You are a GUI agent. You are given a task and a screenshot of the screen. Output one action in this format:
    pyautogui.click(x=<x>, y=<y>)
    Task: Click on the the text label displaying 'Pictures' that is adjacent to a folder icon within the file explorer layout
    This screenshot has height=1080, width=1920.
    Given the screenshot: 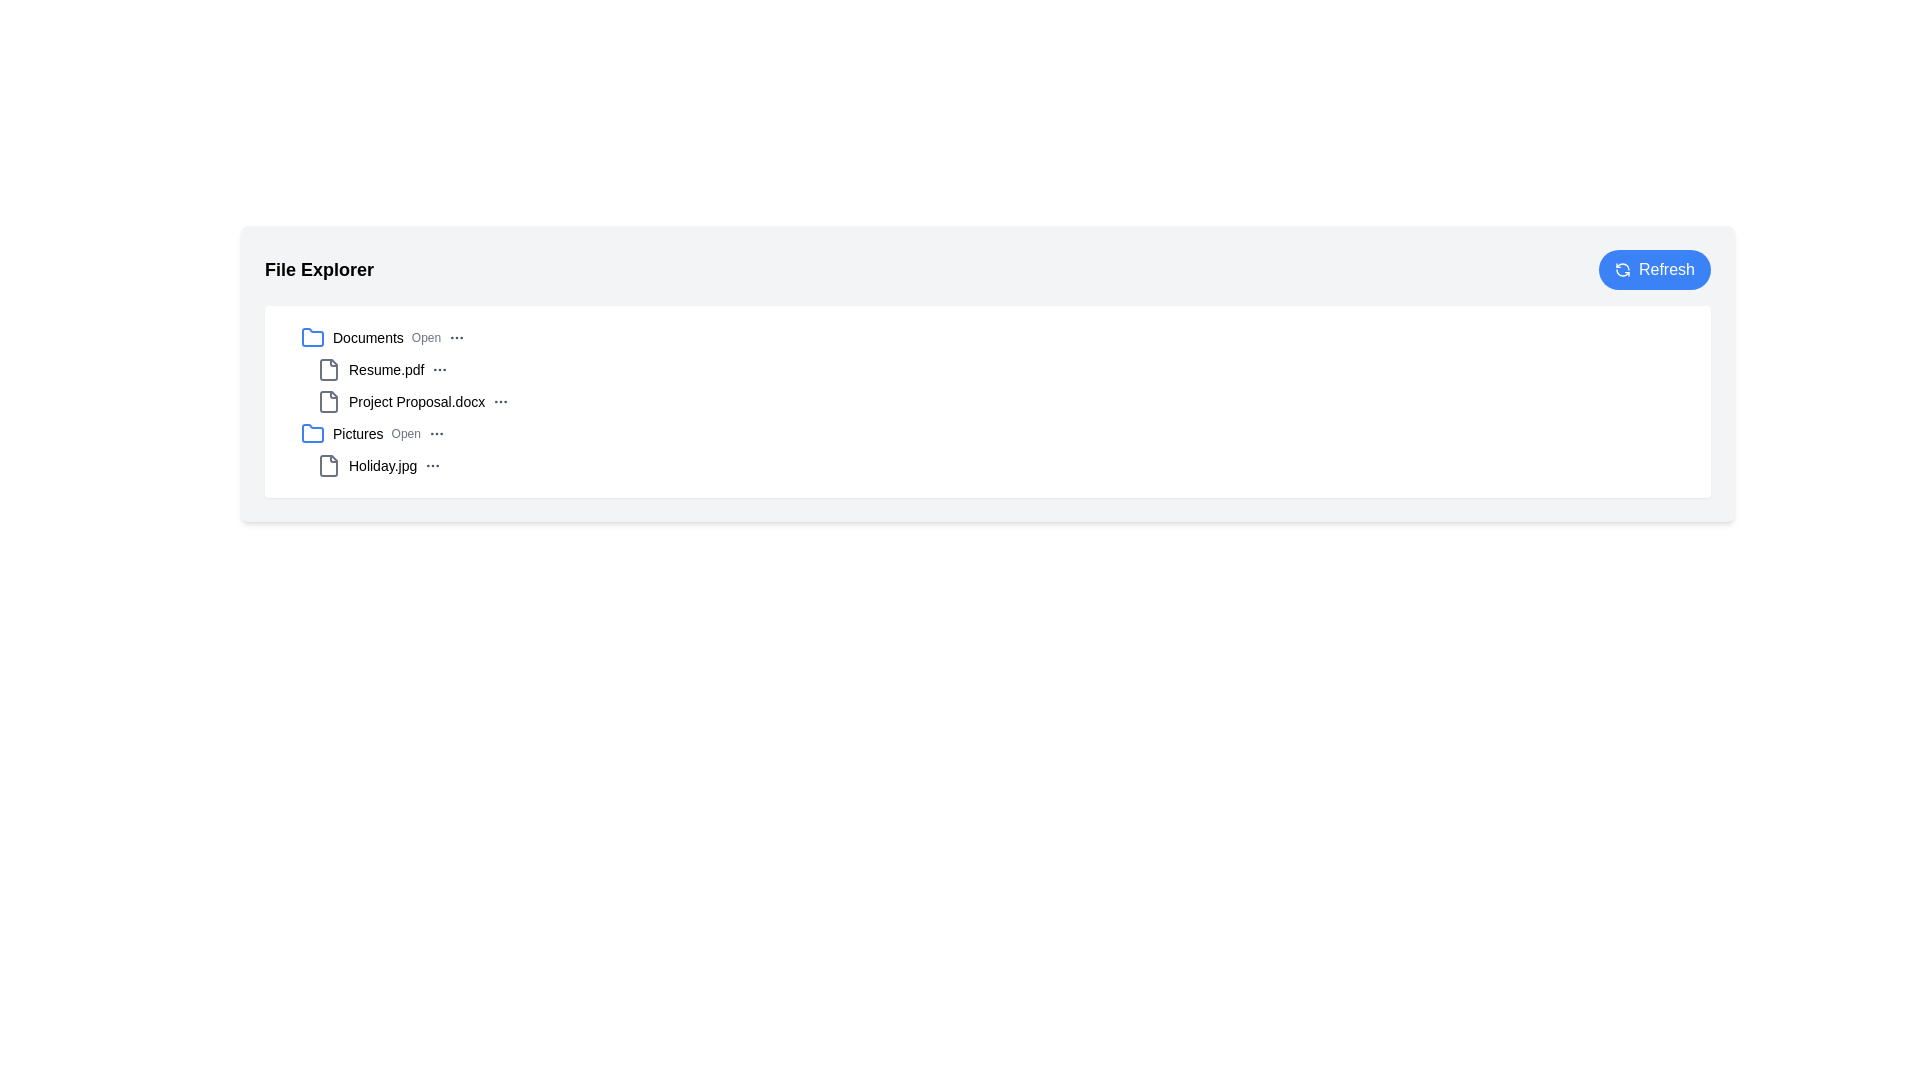 What is the action you would take?
    pyautogui.click(x=358, y=433)
    